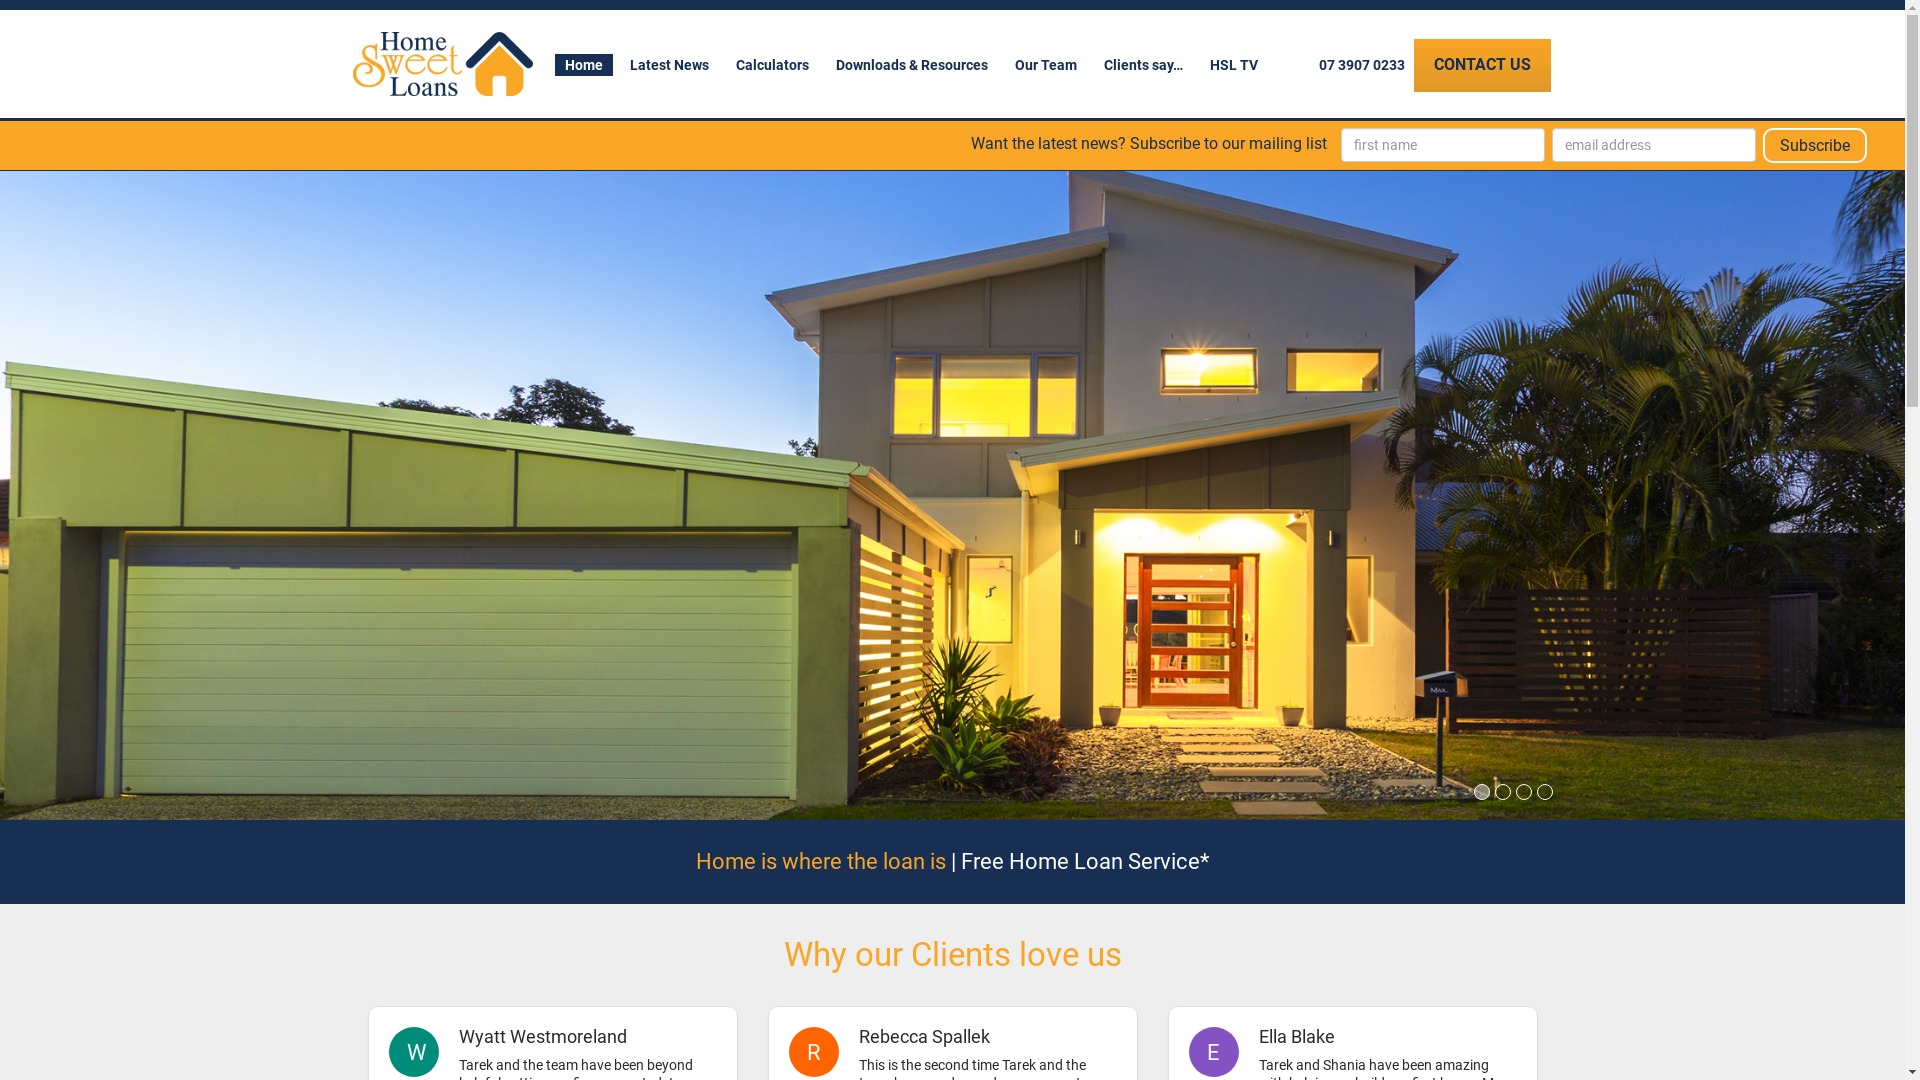  I want to click on 'HSL TV', so click(1200, 64).